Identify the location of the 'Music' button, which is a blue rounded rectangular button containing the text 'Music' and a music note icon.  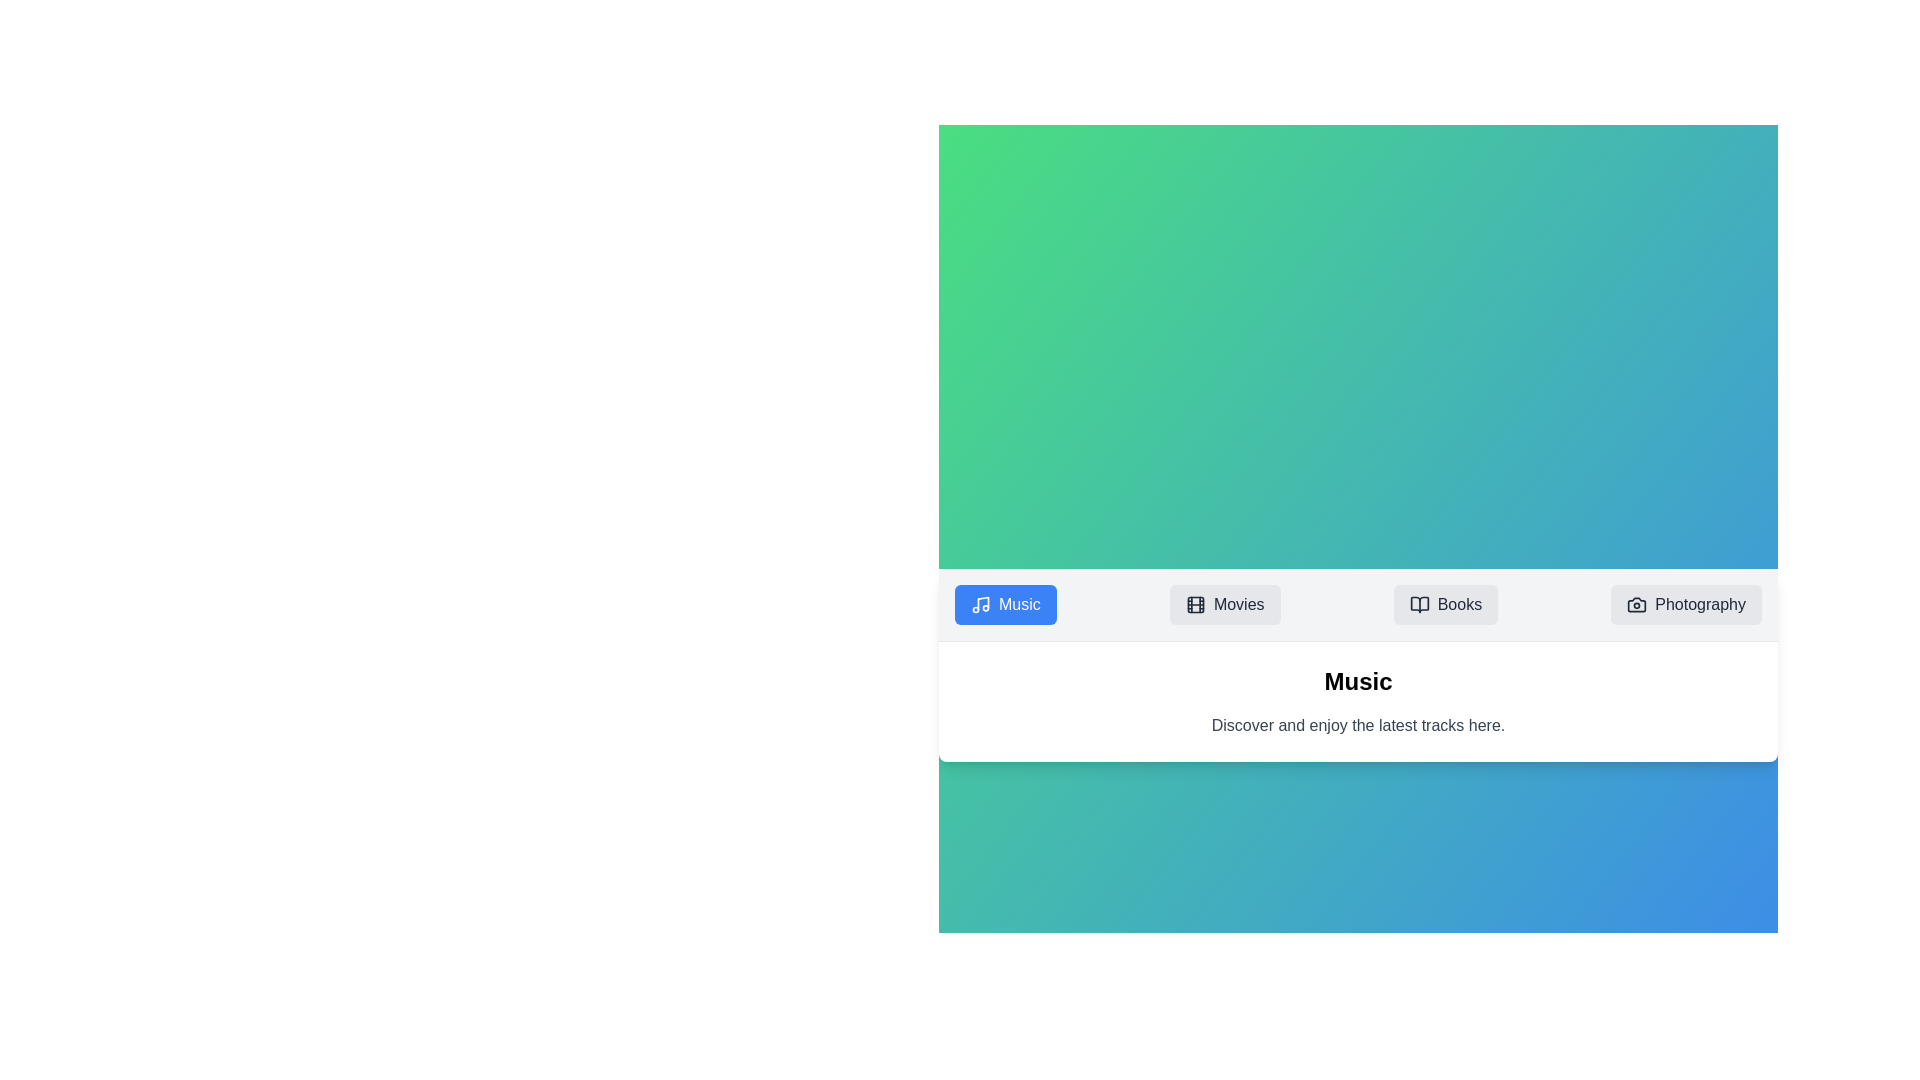
(1019, 603).